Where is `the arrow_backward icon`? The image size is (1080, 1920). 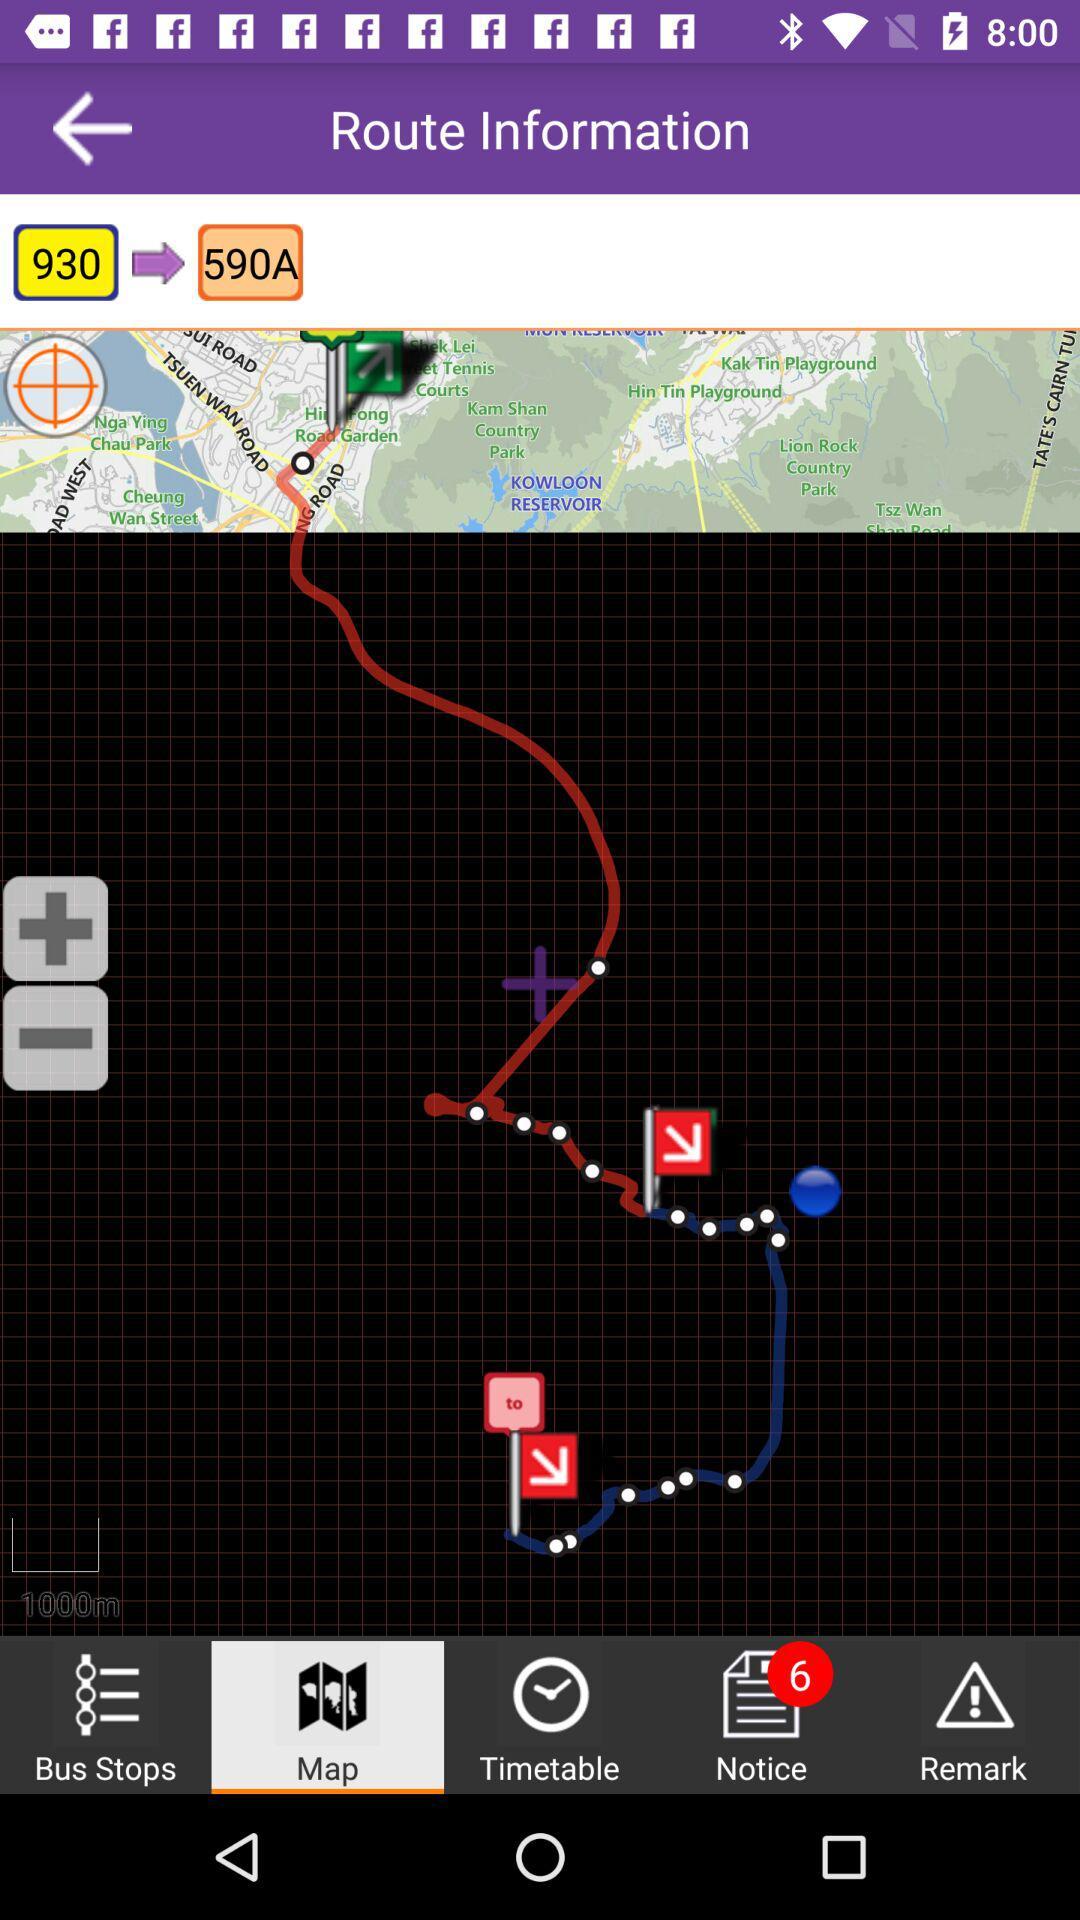 the arrow_backward icon is located at coordinates (92, 127).